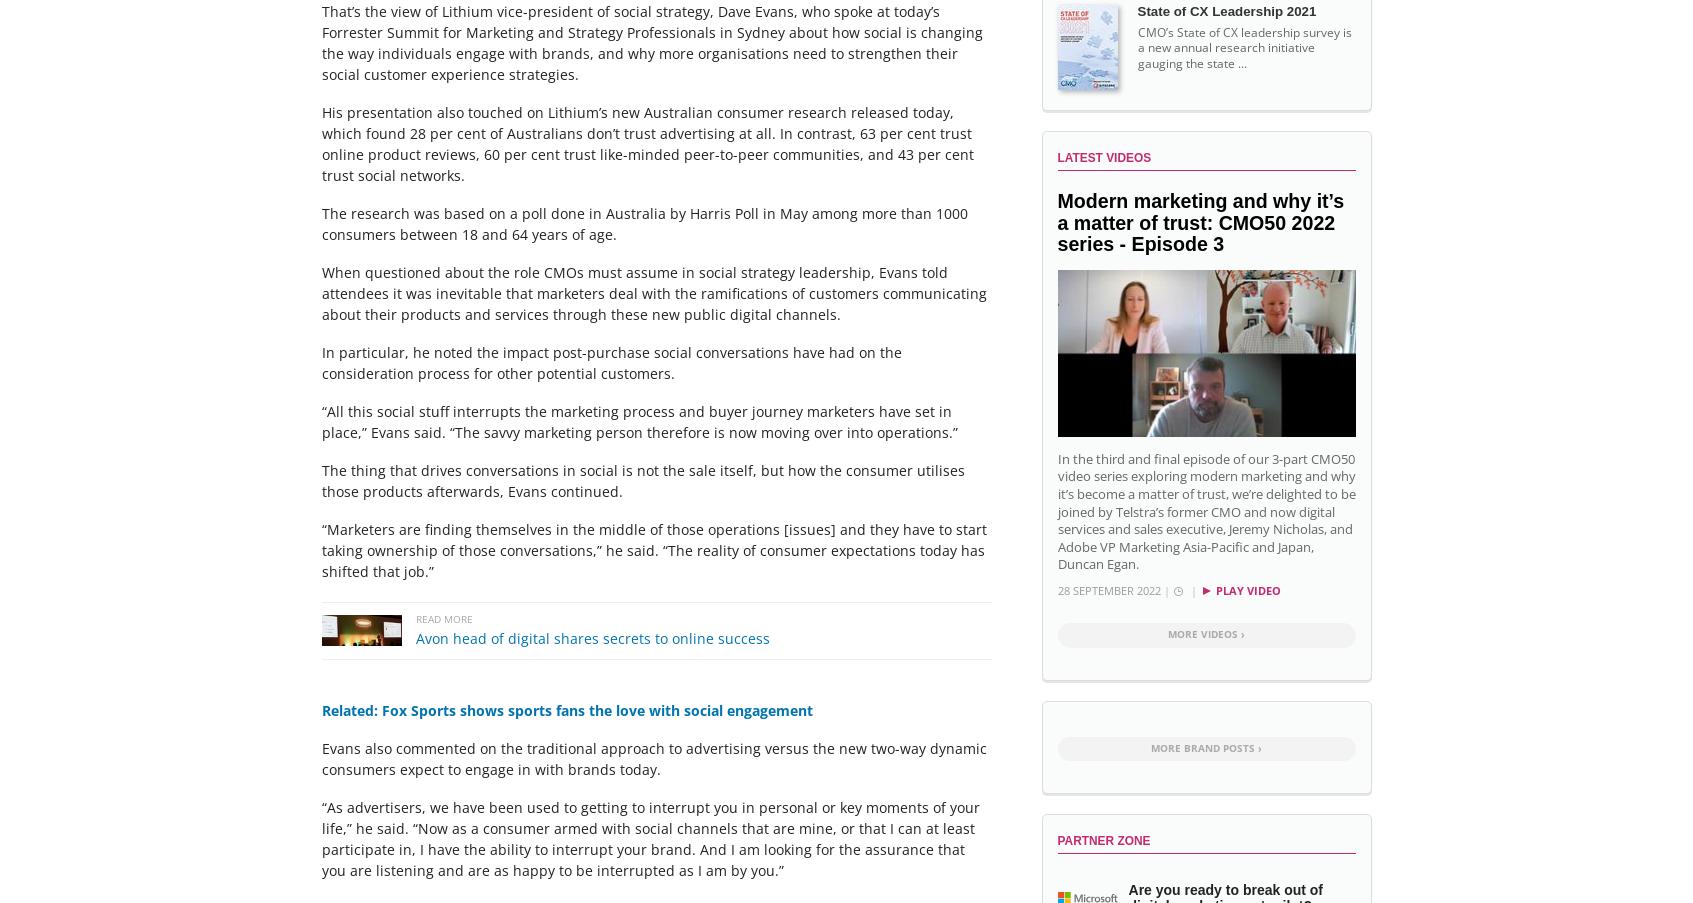 The width and height of the screenshot is (1693, 903). What do you see at coordinates (1204, 511) in the screenshot?
I see `'In the third and final episode of our 3-part CMO50 video series exploring modern marketing and why it’s become a matter of trust, we’re delighted to be joined by Telstra’s former CMO and now digital services and sales executive, Jeremy Nicholas, and Adobe VP Marketing Asia-Pacific and Japan, Duncan Egan.'` at bounding box center [1204, 511].